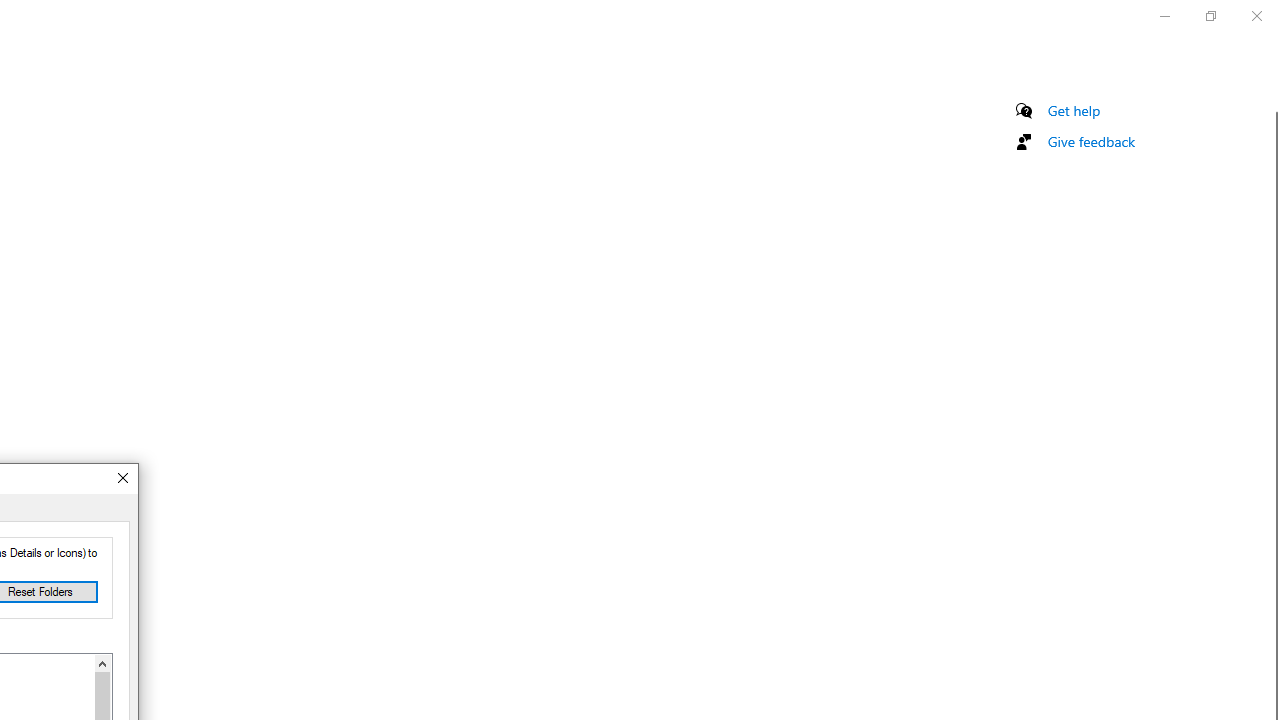  Describe the element at coordinates (121, 478) in the screenshot. I see `'Close'` at that location.